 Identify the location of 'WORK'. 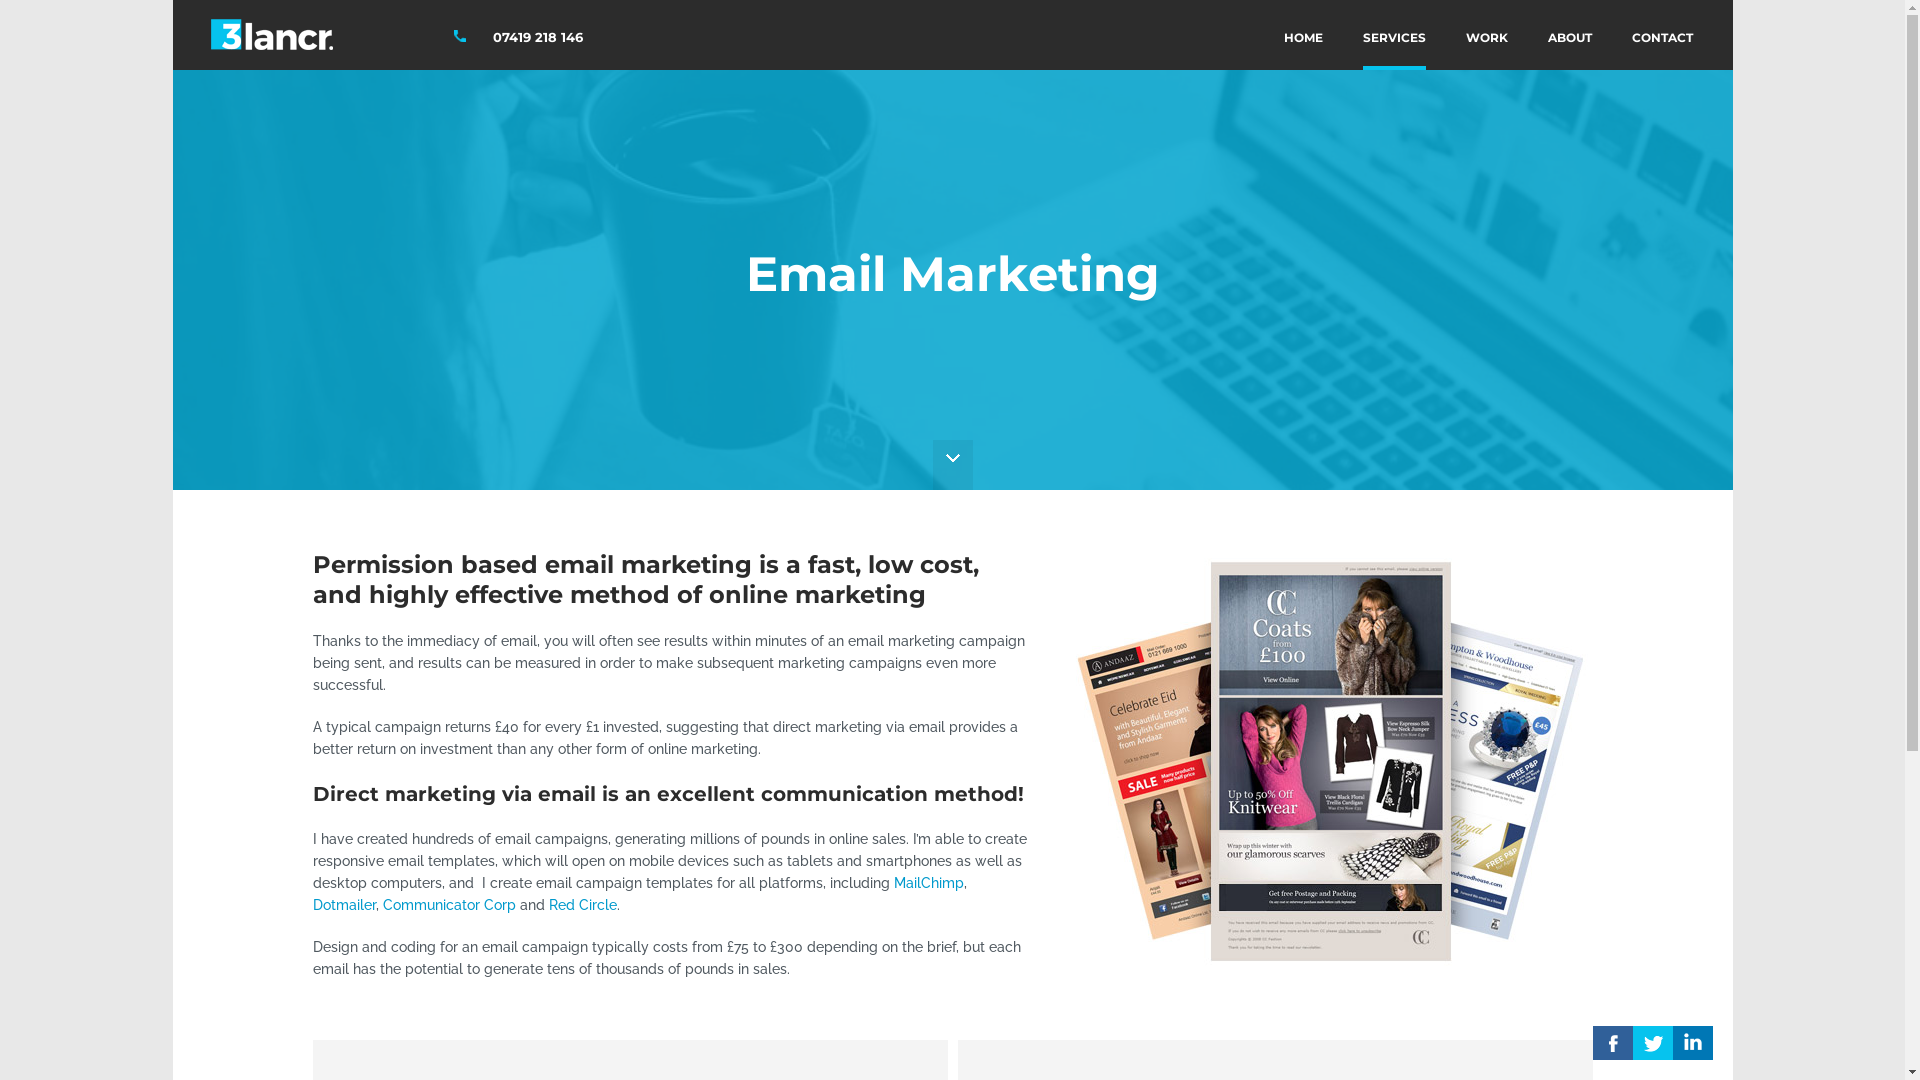
(1487, 34).